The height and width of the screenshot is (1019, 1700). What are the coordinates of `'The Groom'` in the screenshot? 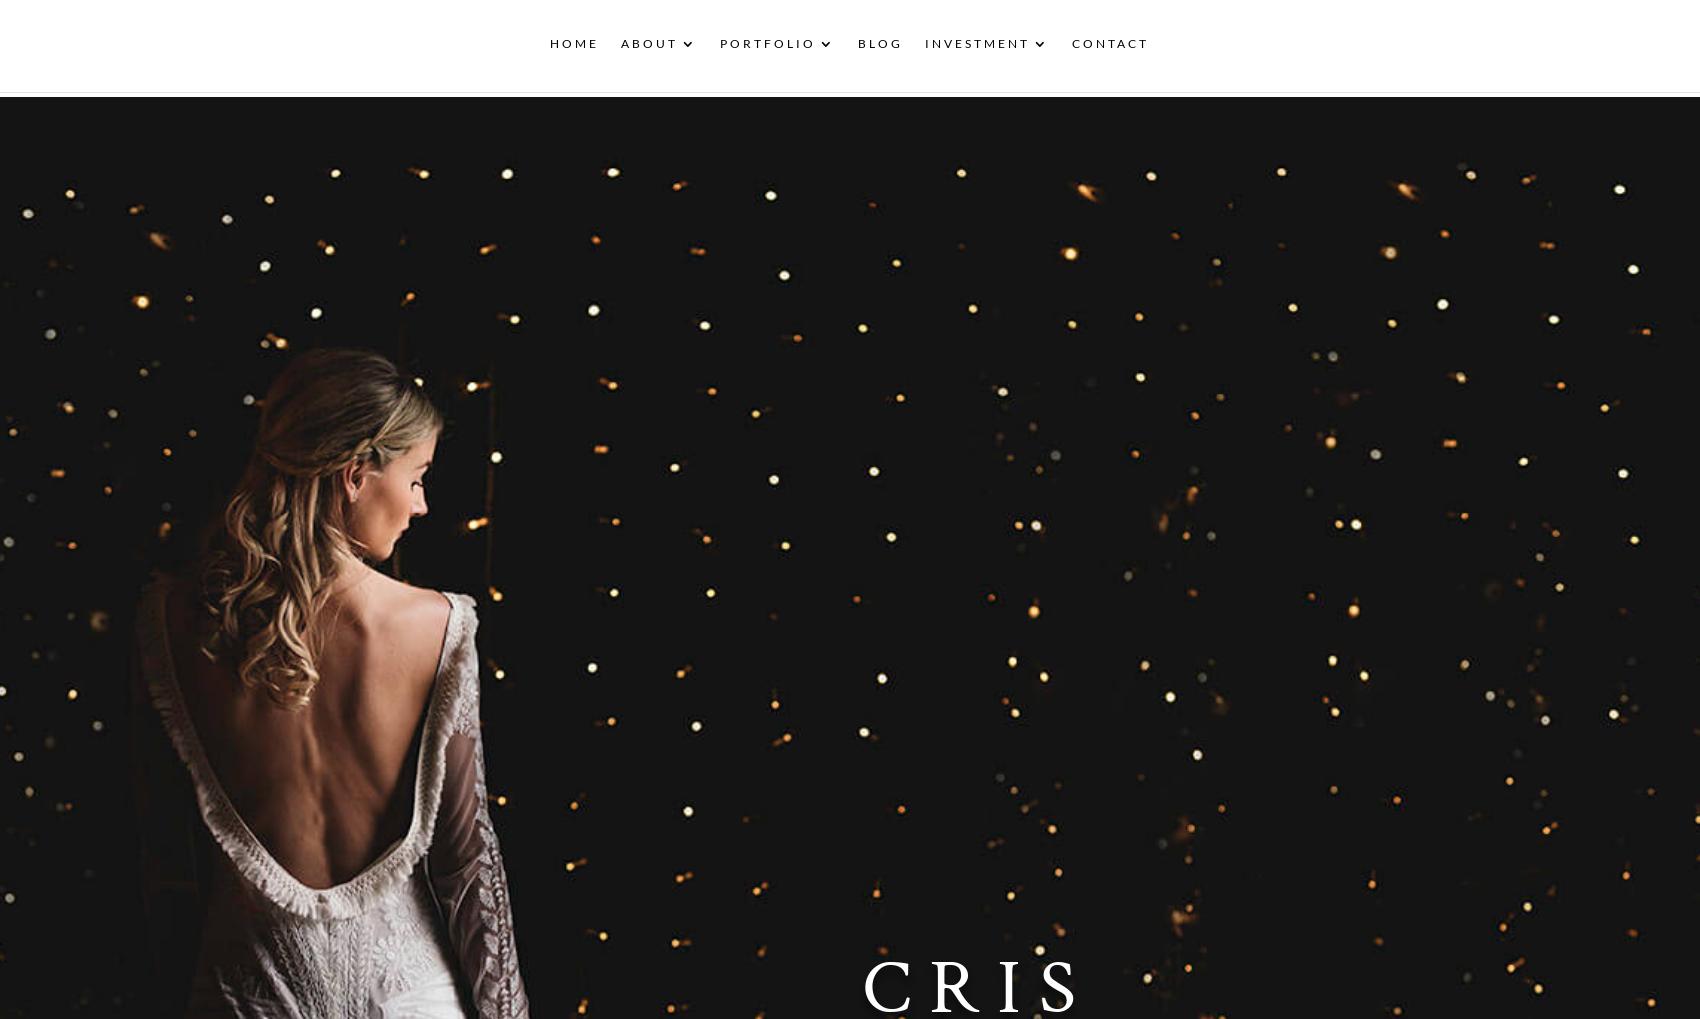 It's located at (808, 180).